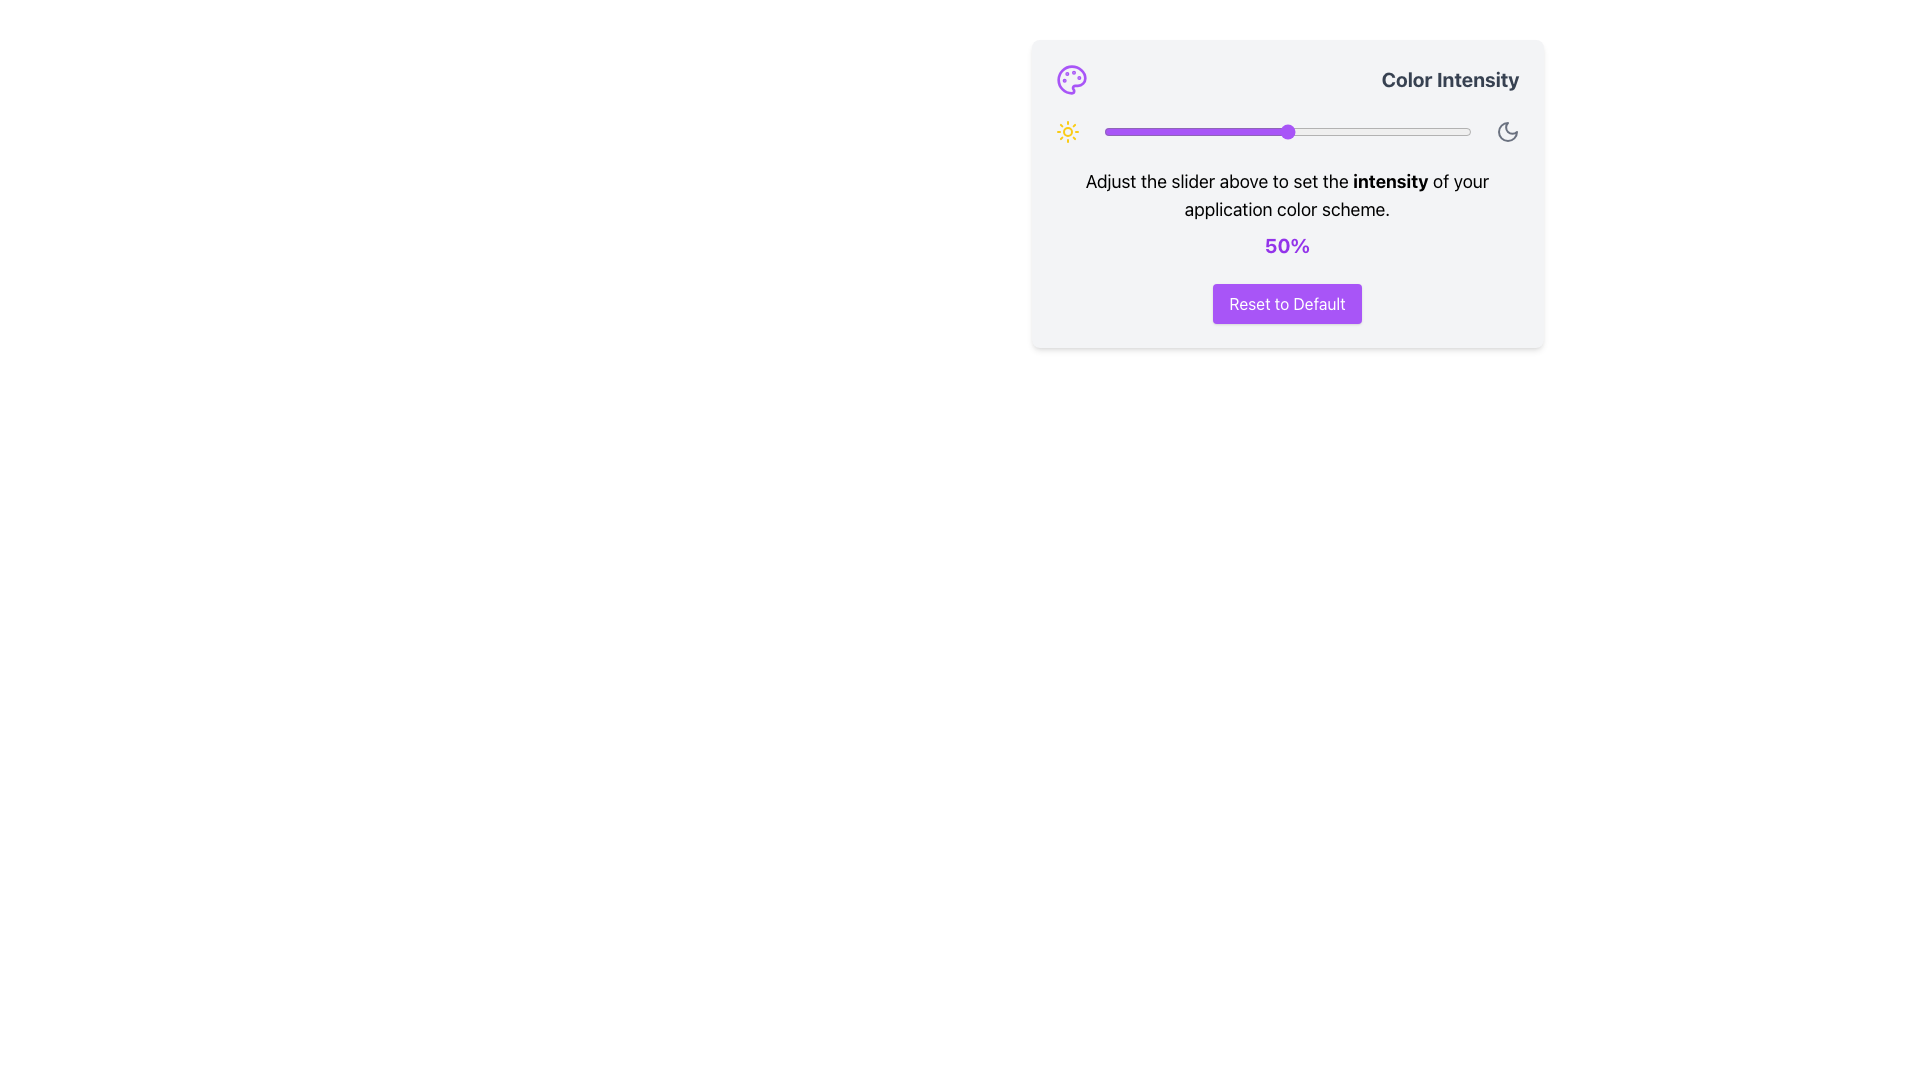  Describe the element at coordinates (1467, 131) in the screenshot. I see `the color intensity` at that location.